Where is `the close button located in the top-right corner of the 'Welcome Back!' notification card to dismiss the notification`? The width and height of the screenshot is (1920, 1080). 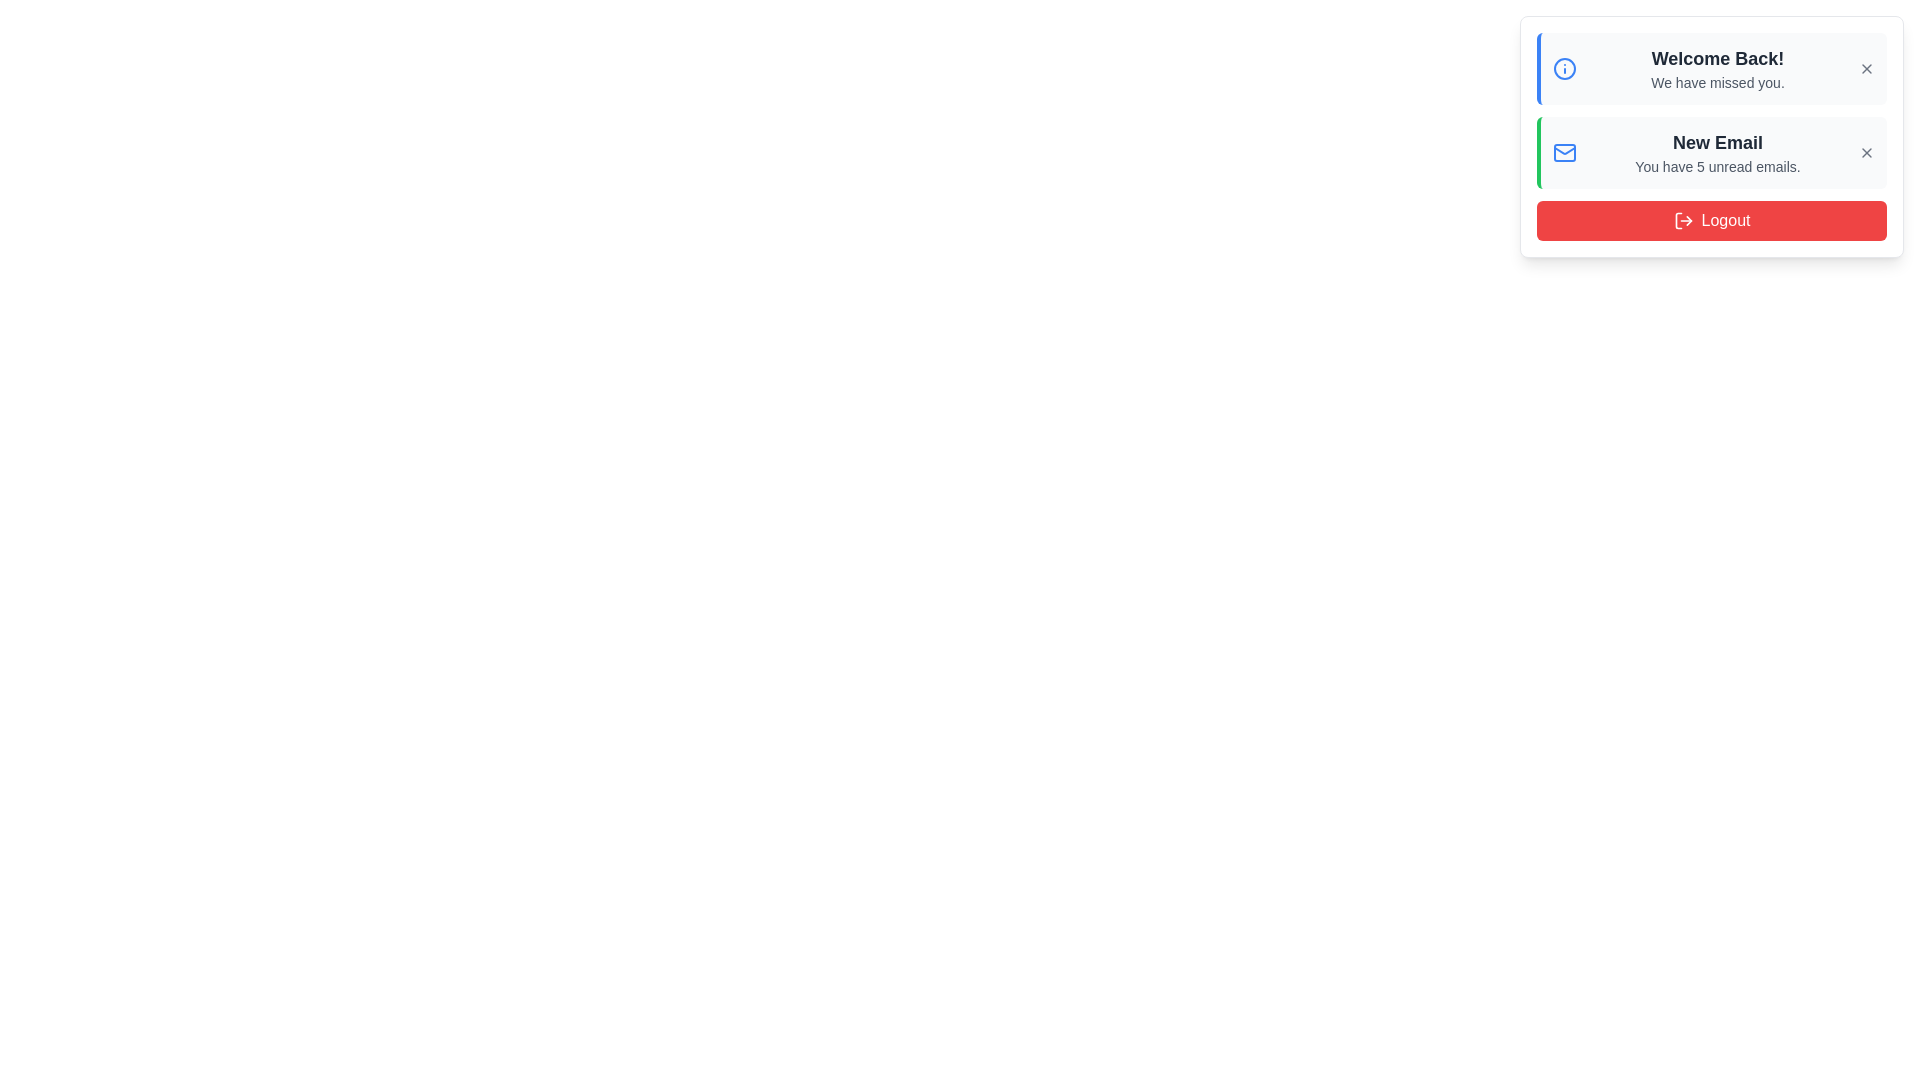
the close button located in the top-right corner of the 'Welcome Back!' notification card to dismiss the notification is located at coordinates (1866, 68).